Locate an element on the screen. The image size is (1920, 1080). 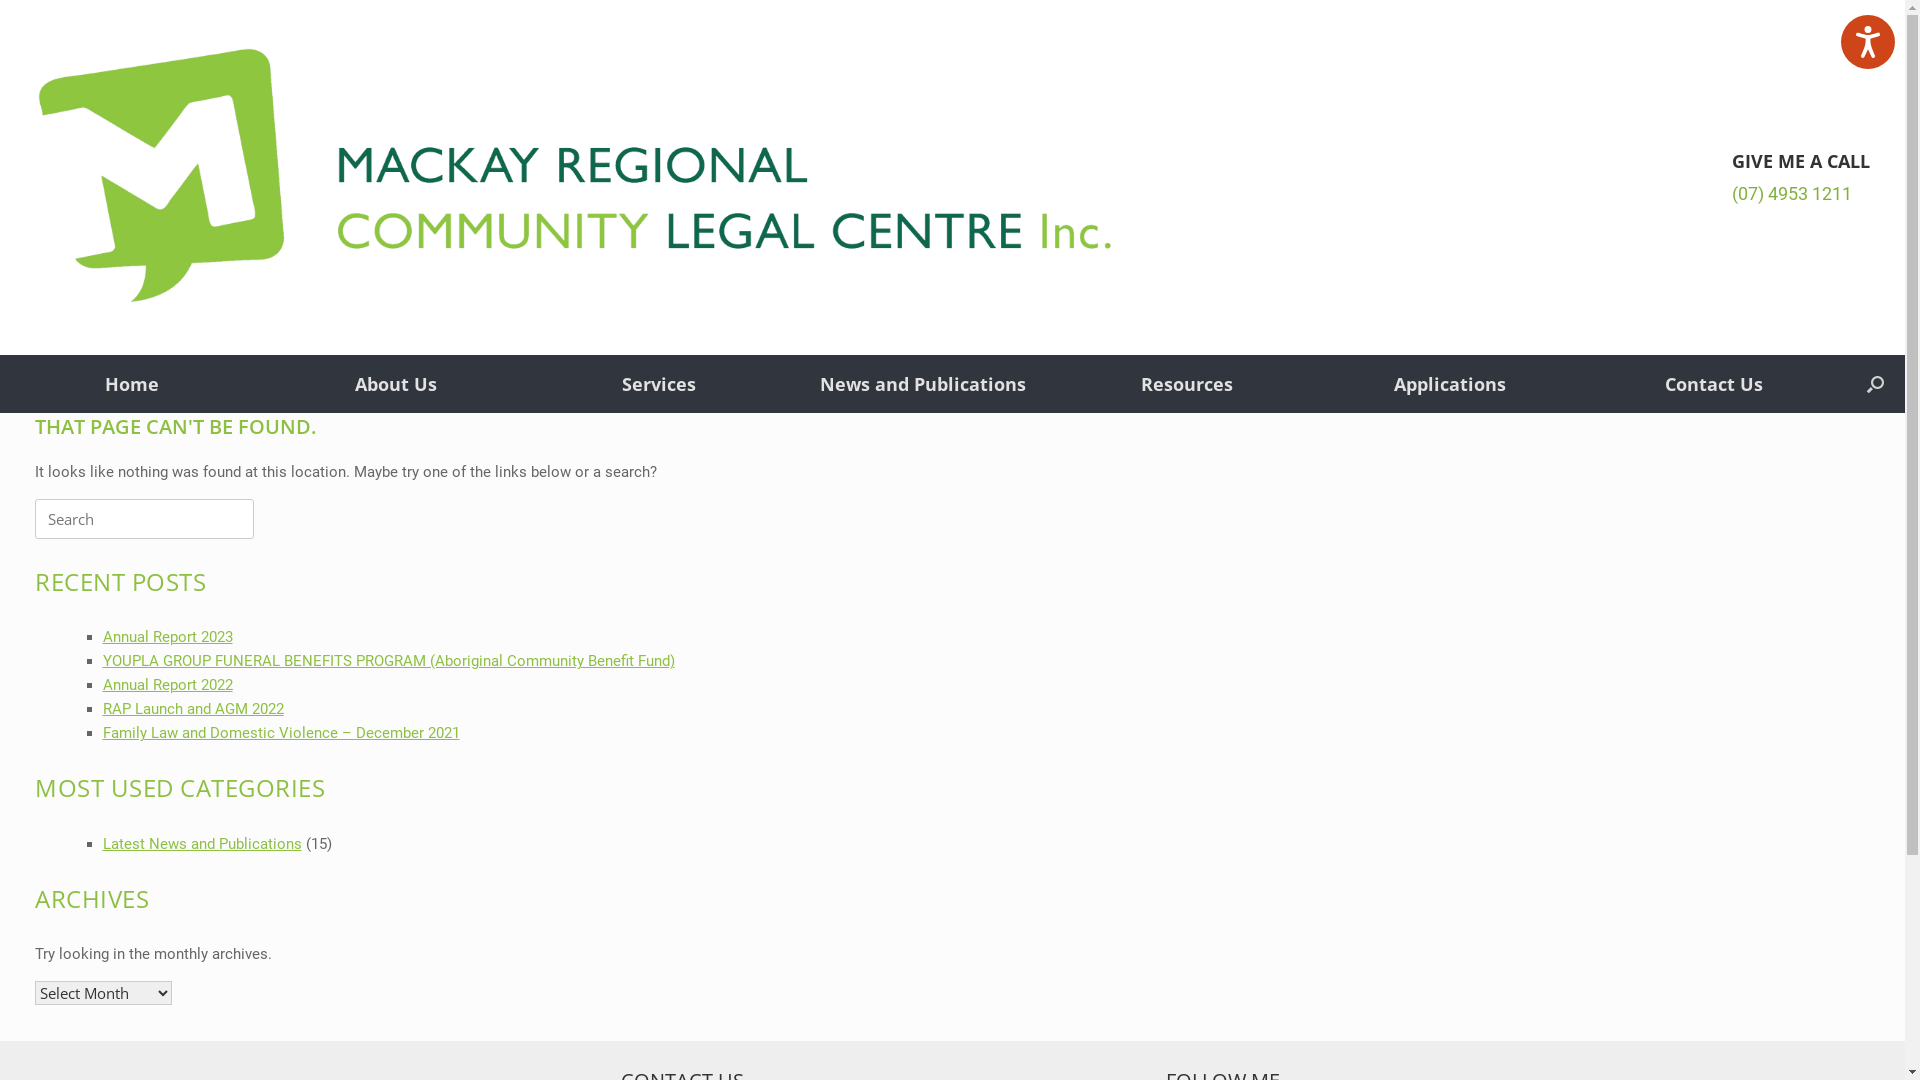
'Listen with the ReachDeck Toolbar' is located at coordinates (1840, 42).